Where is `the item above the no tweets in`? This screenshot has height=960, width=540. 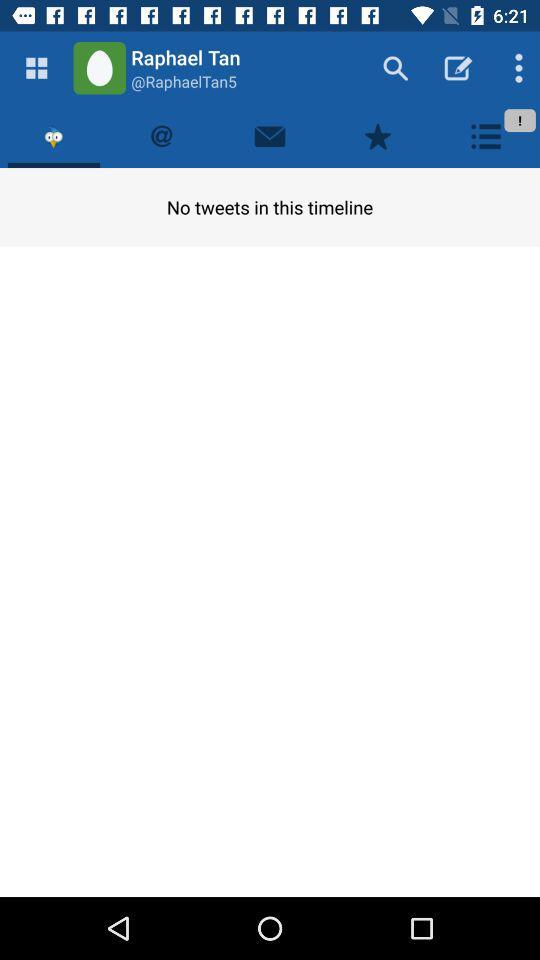
the item above the no tweets in is located at coordinates (378, 135).